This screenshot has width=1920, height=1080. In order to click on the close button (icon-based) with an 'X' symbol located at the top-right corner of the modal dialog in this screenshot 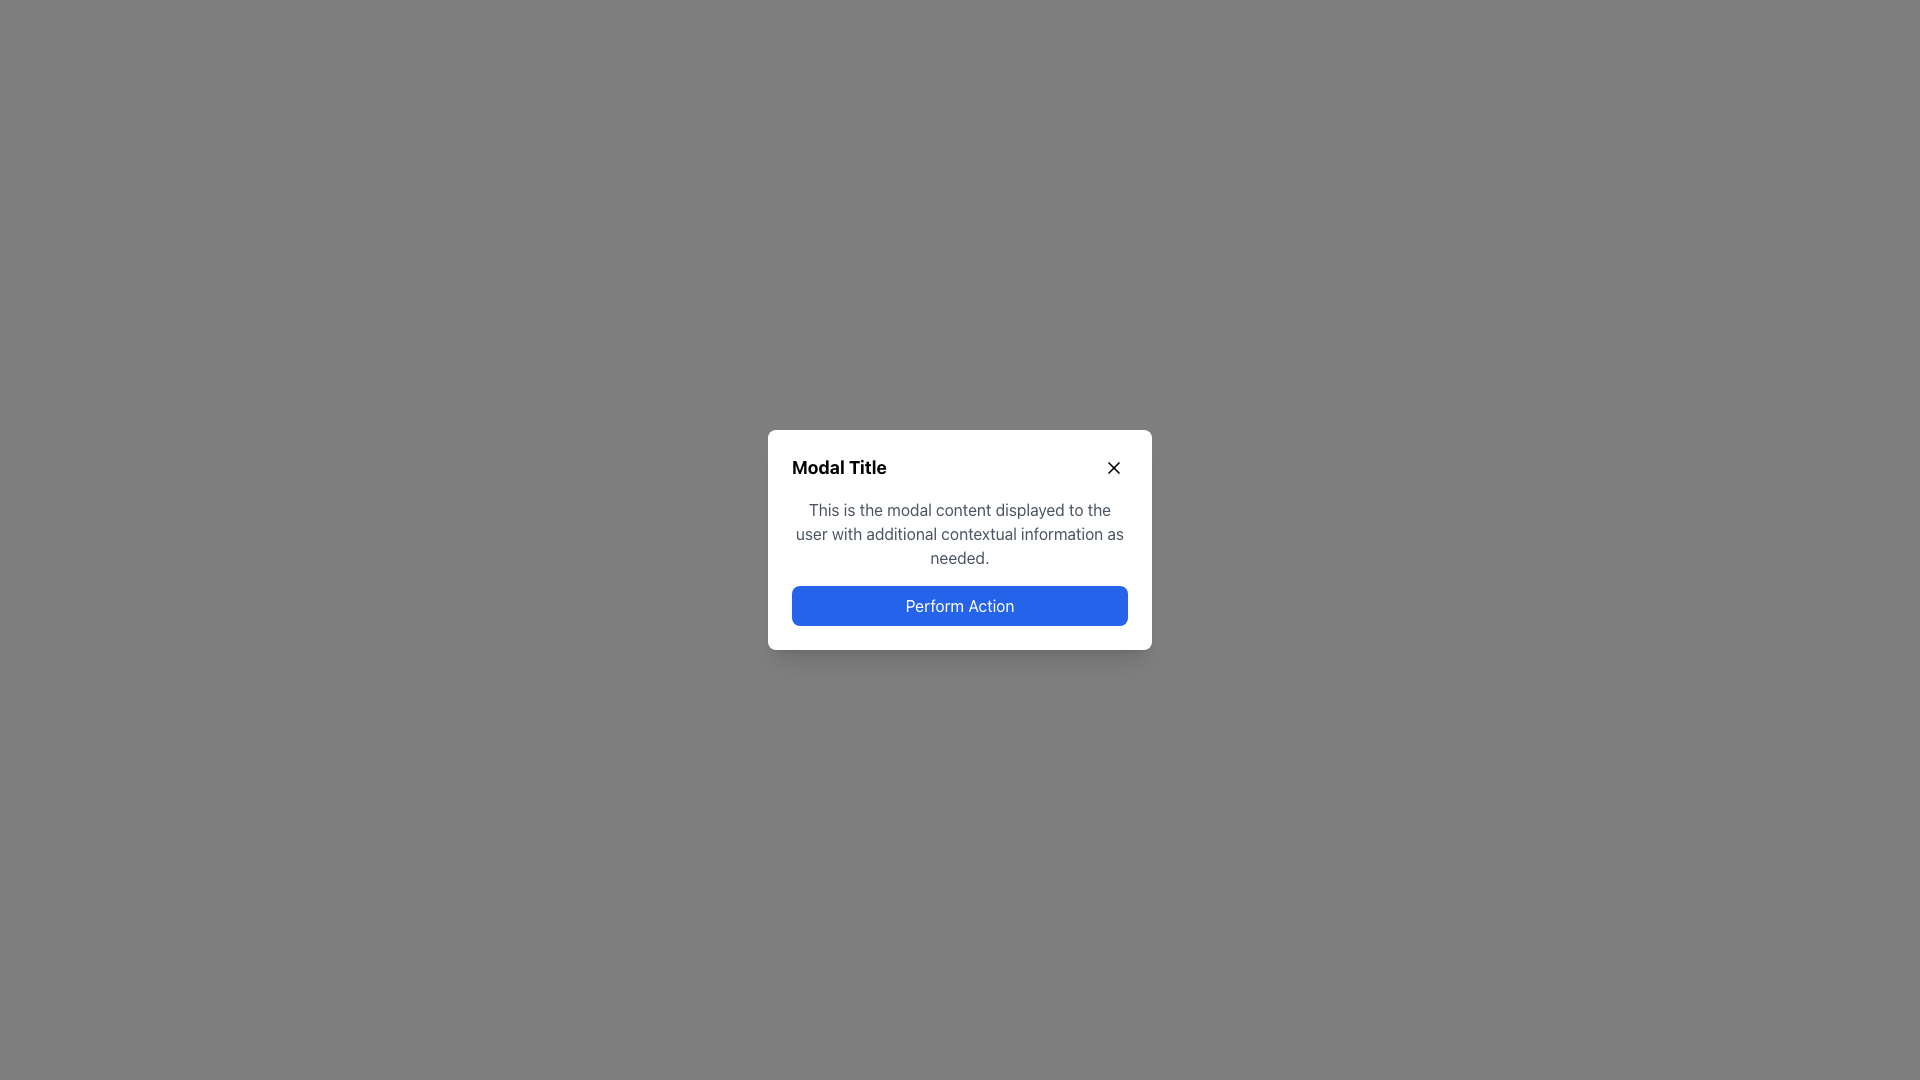, I will do `click(1112, 467)`.